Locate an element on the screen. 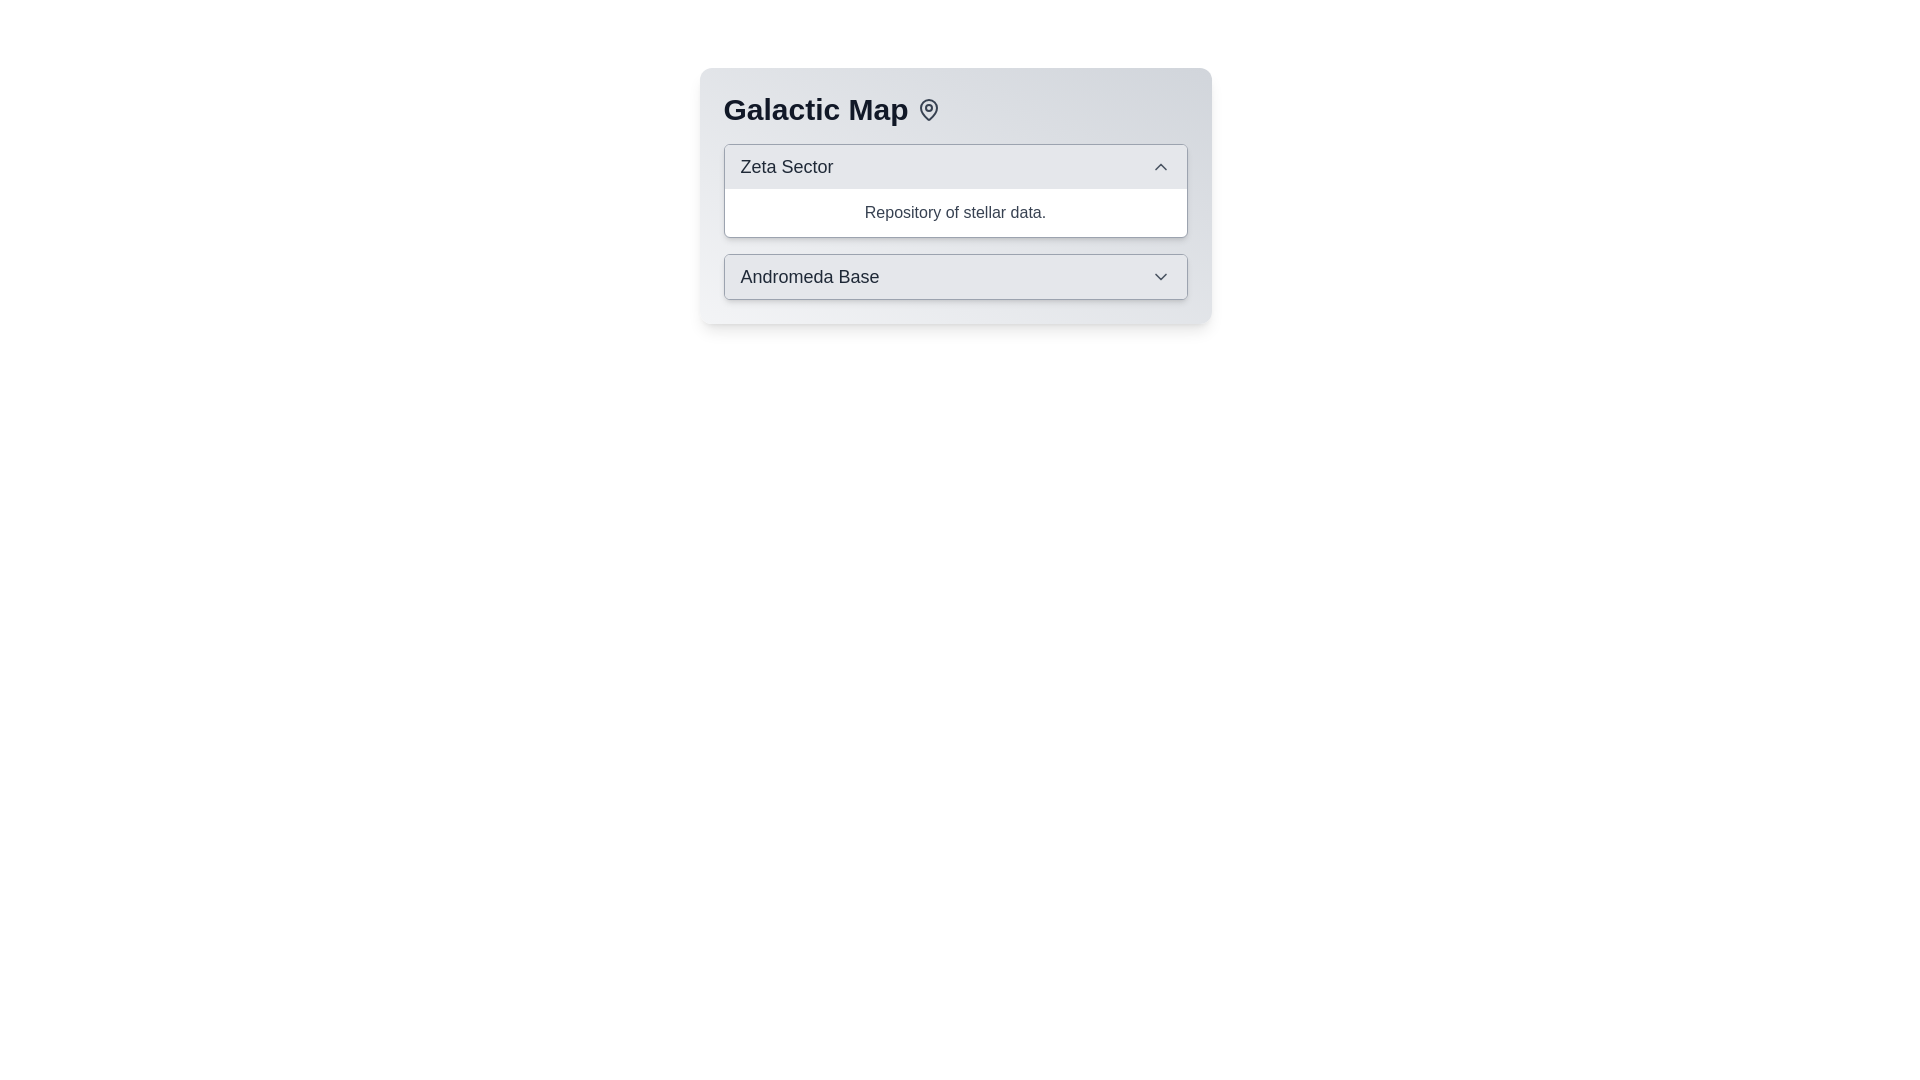  the Dropdown Header labeled 'Zeta Sector', which is a button-like component with a light gray background and an upward-pointing chevron icon is located at coordinates (954, 165).